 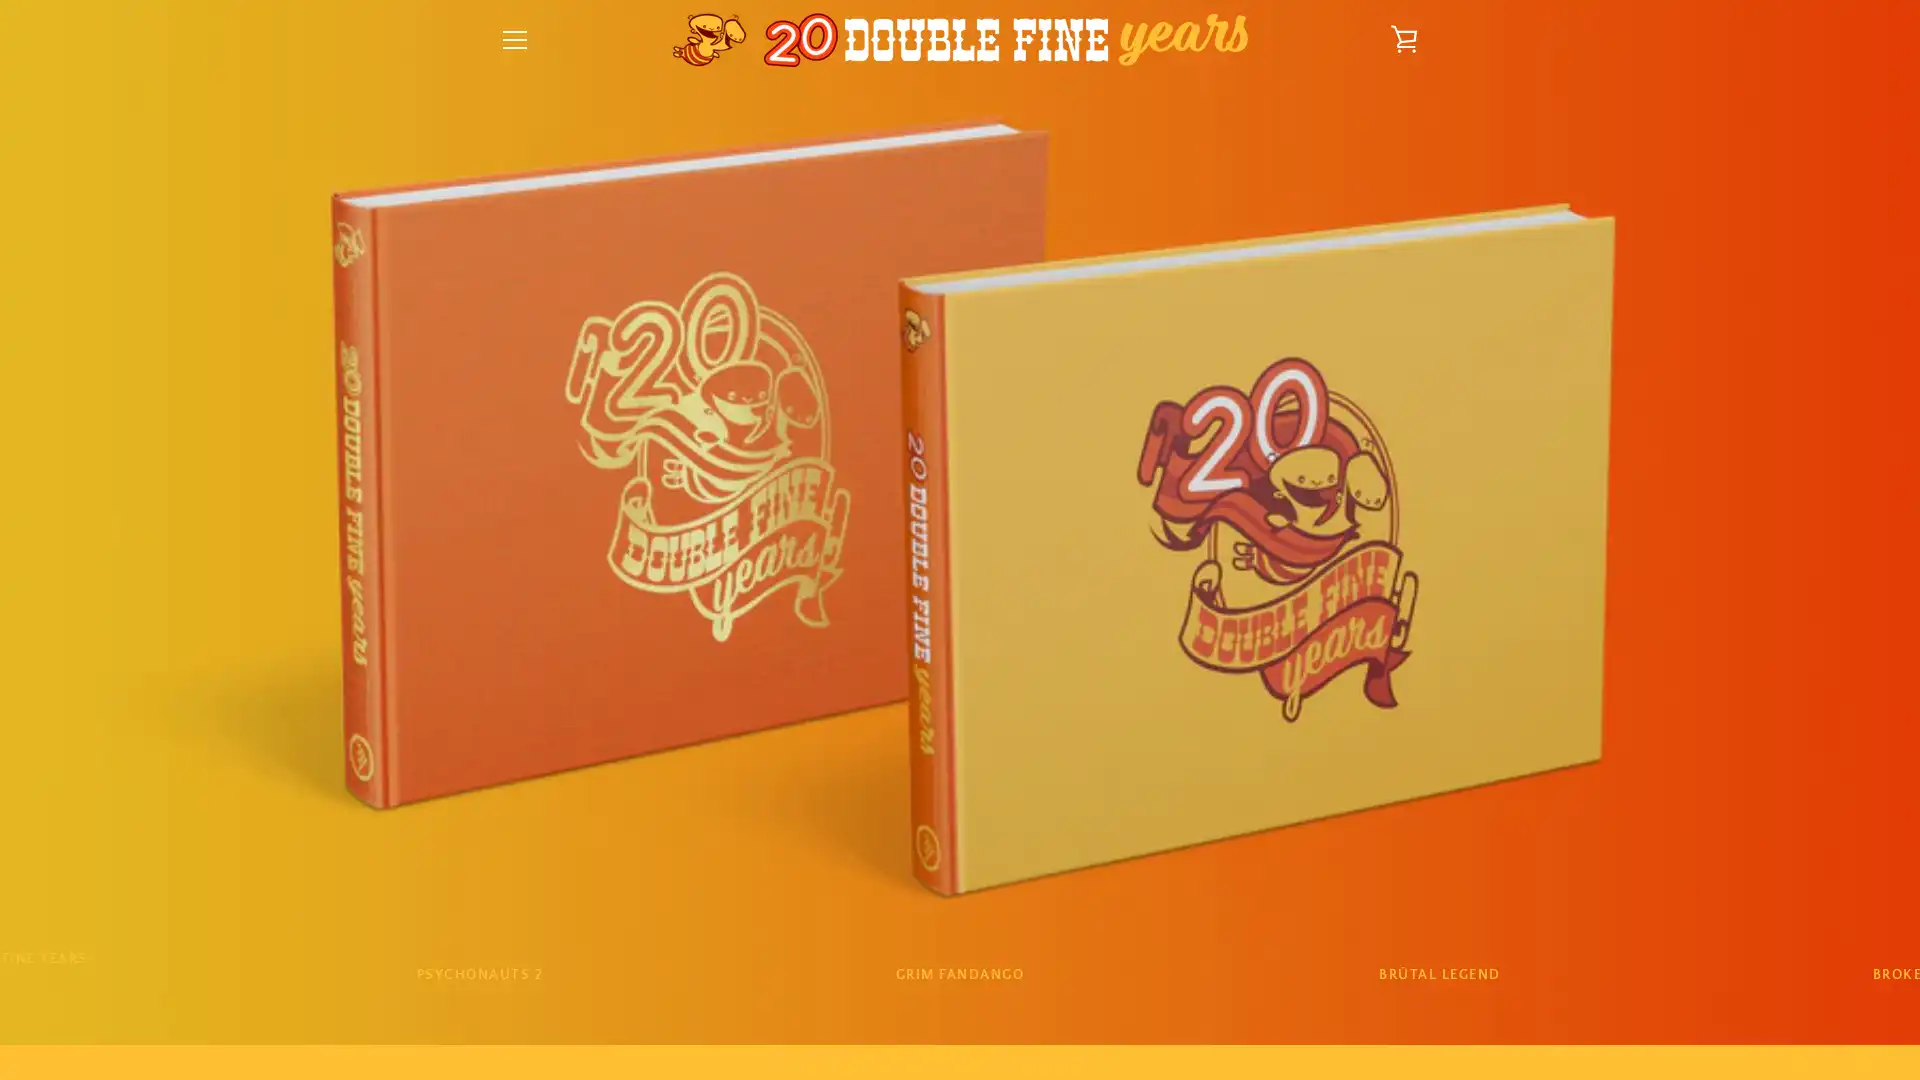 I want to click on SLIDE 2 PSYCHONAUTS 2, so click(x=478, y=974).